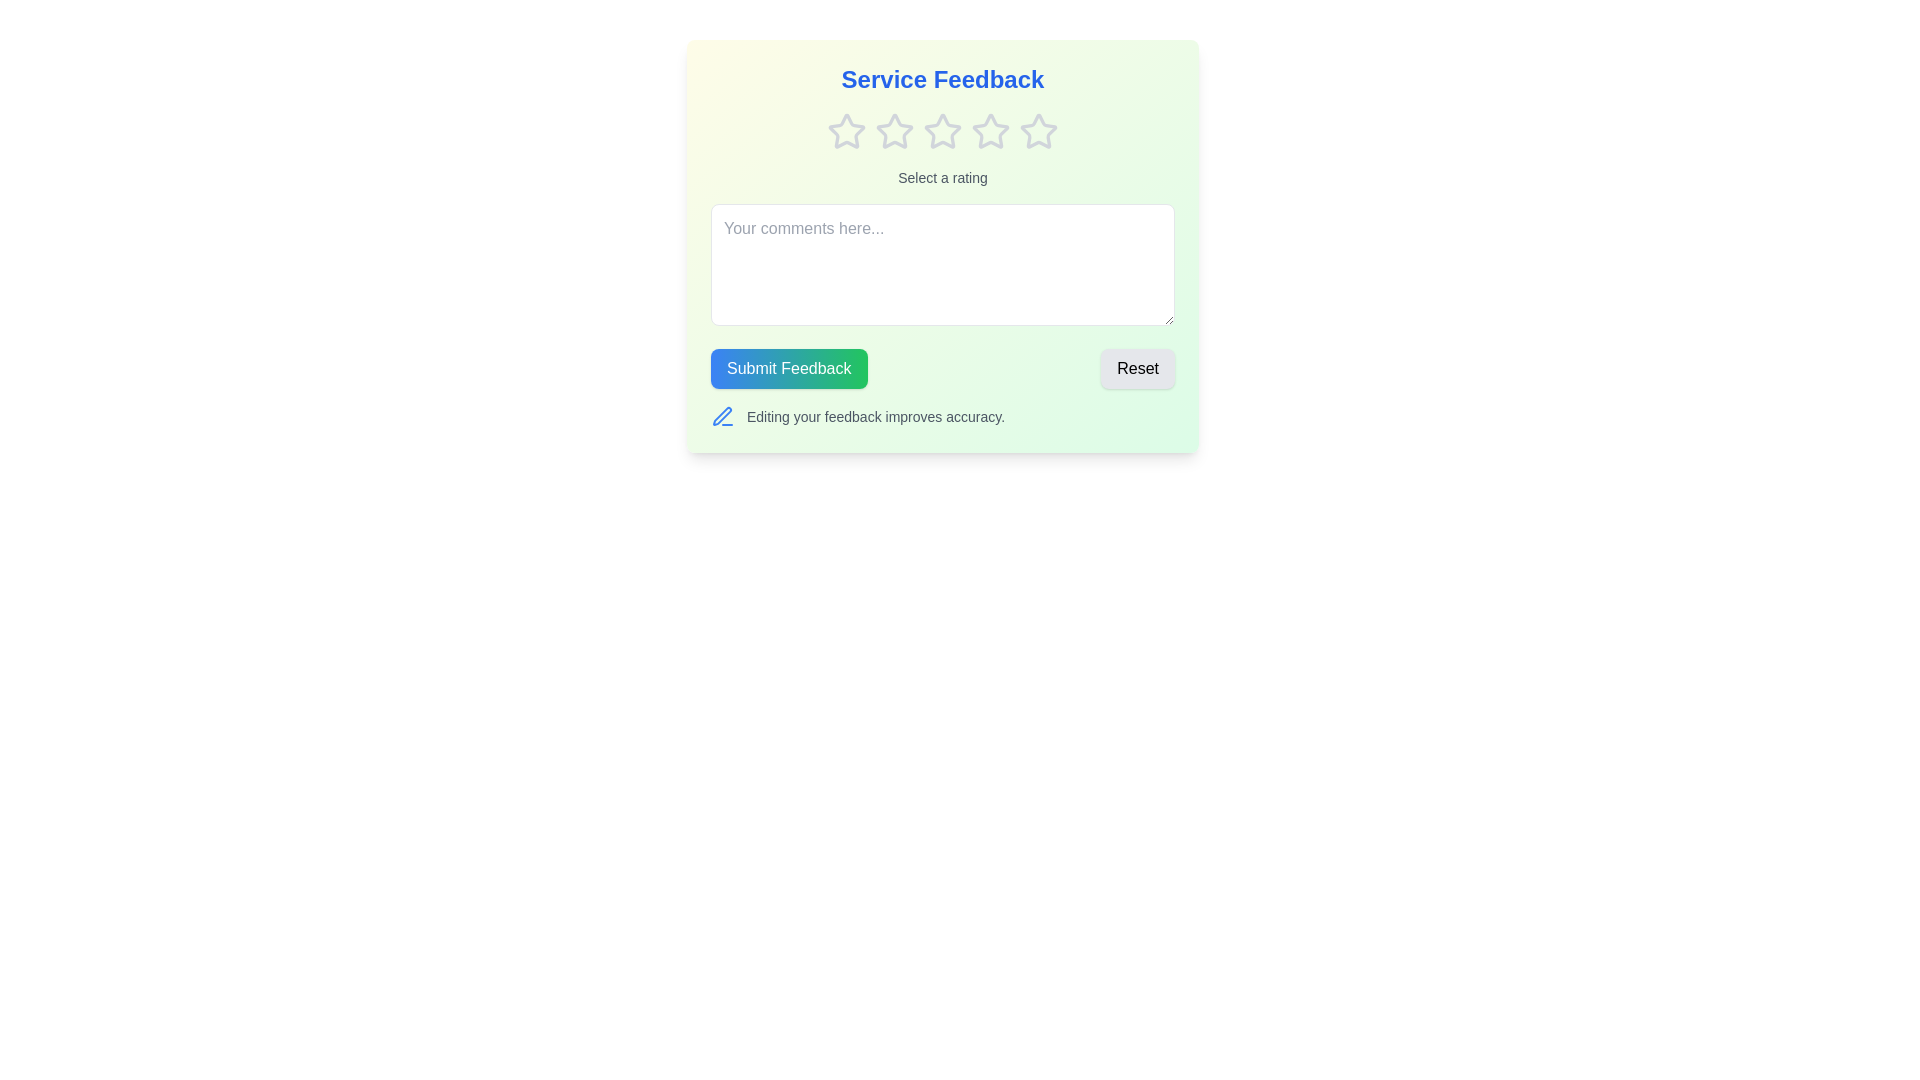 Image resolution: width=1920 pixels, height=1080 pixels. What do you see at coordinates (1038, 131) in the screenshot?
I see `the fifth star icon in the rating system` at bounding box center [1038, 131].